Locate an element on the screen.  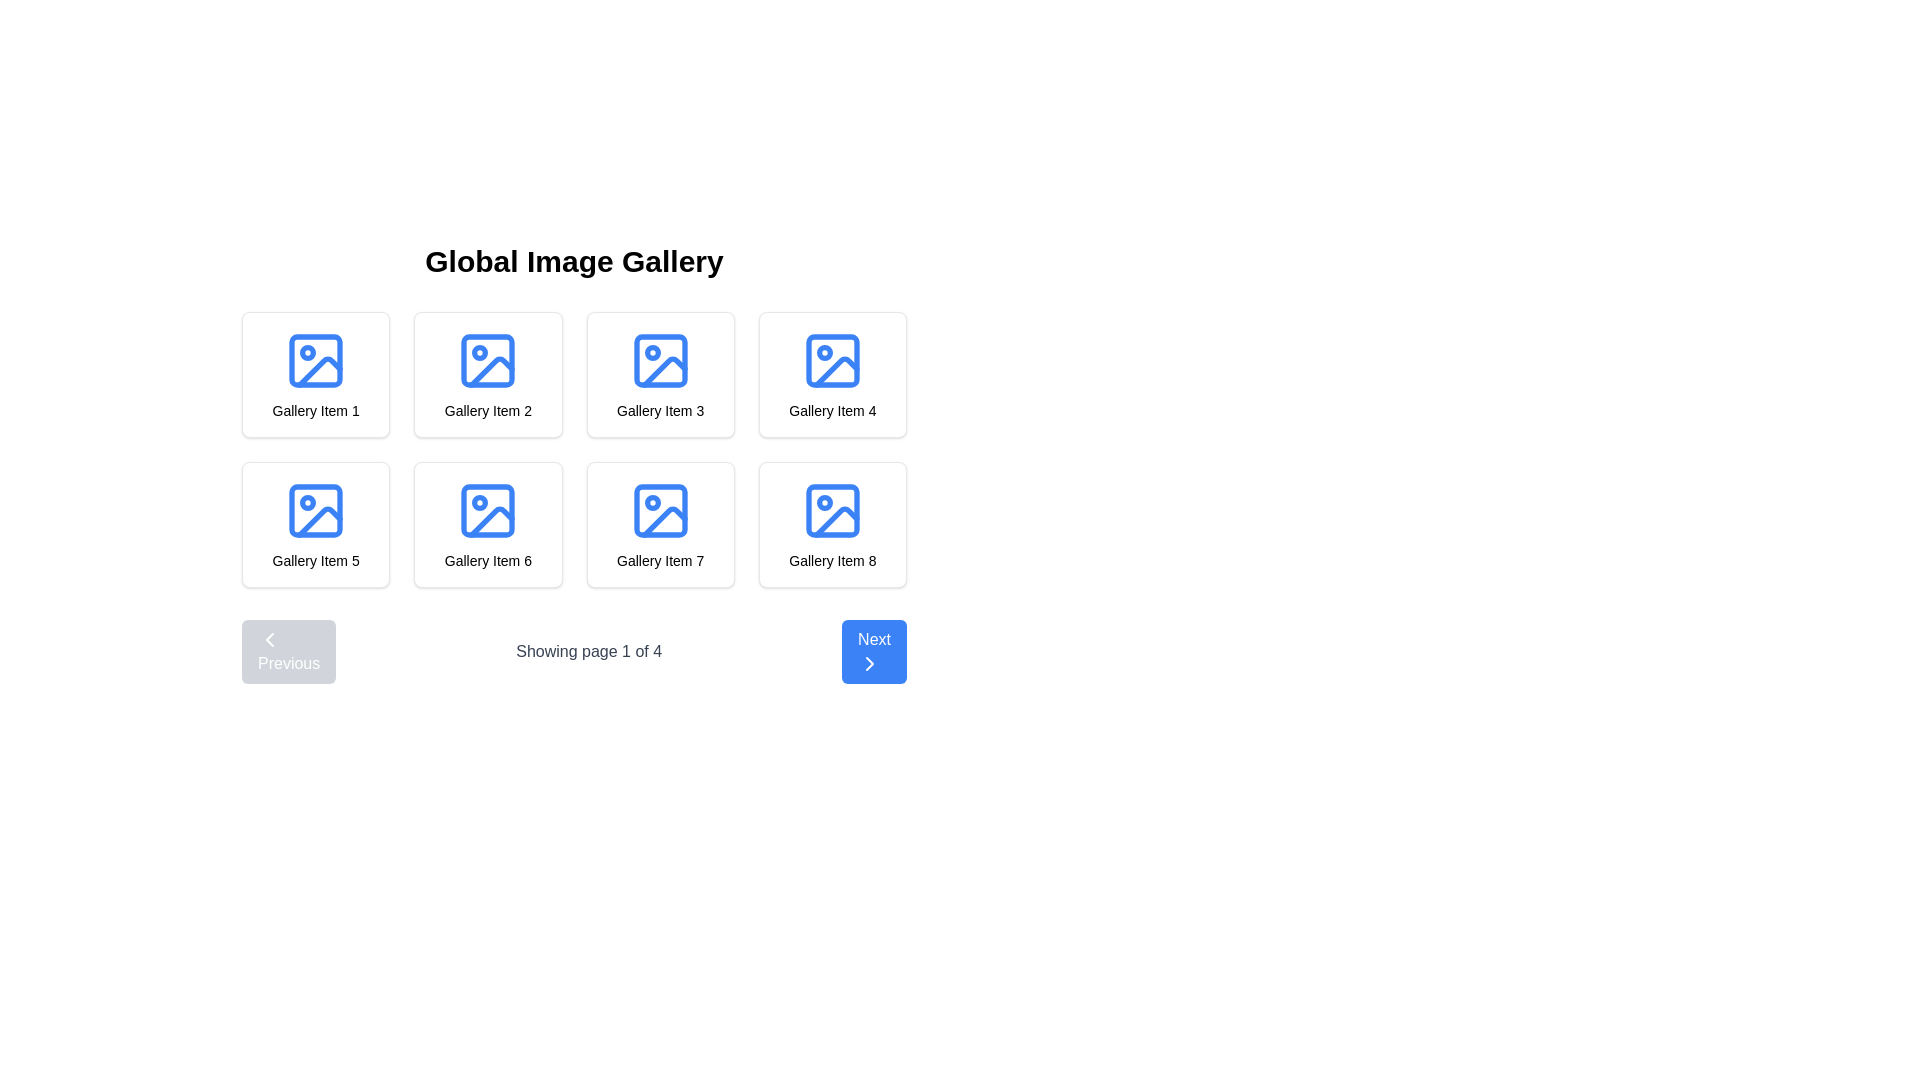
the gallery item icon located in the top-left card labeled 'Gallery Item 1' on the gallery grid is located at coordinates (315, 361).